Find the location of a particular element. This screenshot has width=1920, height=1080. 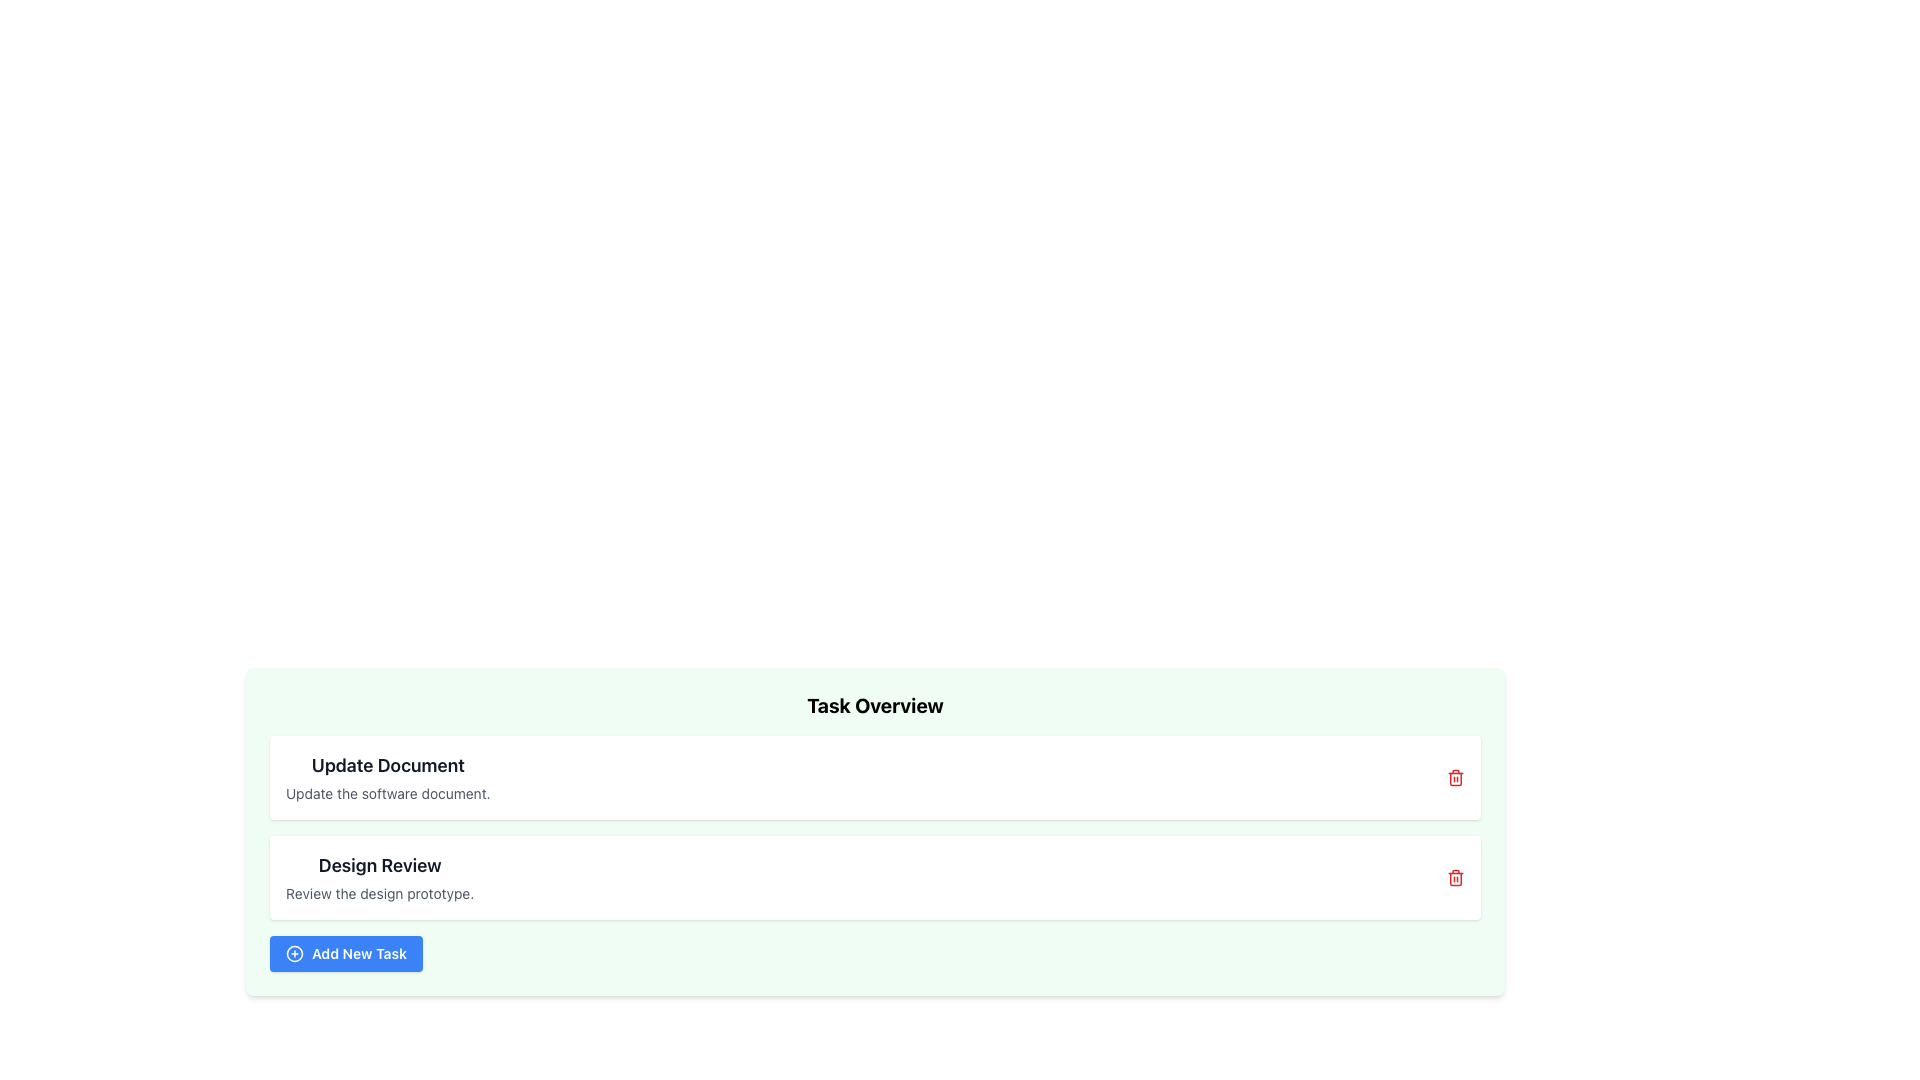

the delete icon button located at the top-right corner of the 'Design Review' card is located at coordinates (1455, 877).